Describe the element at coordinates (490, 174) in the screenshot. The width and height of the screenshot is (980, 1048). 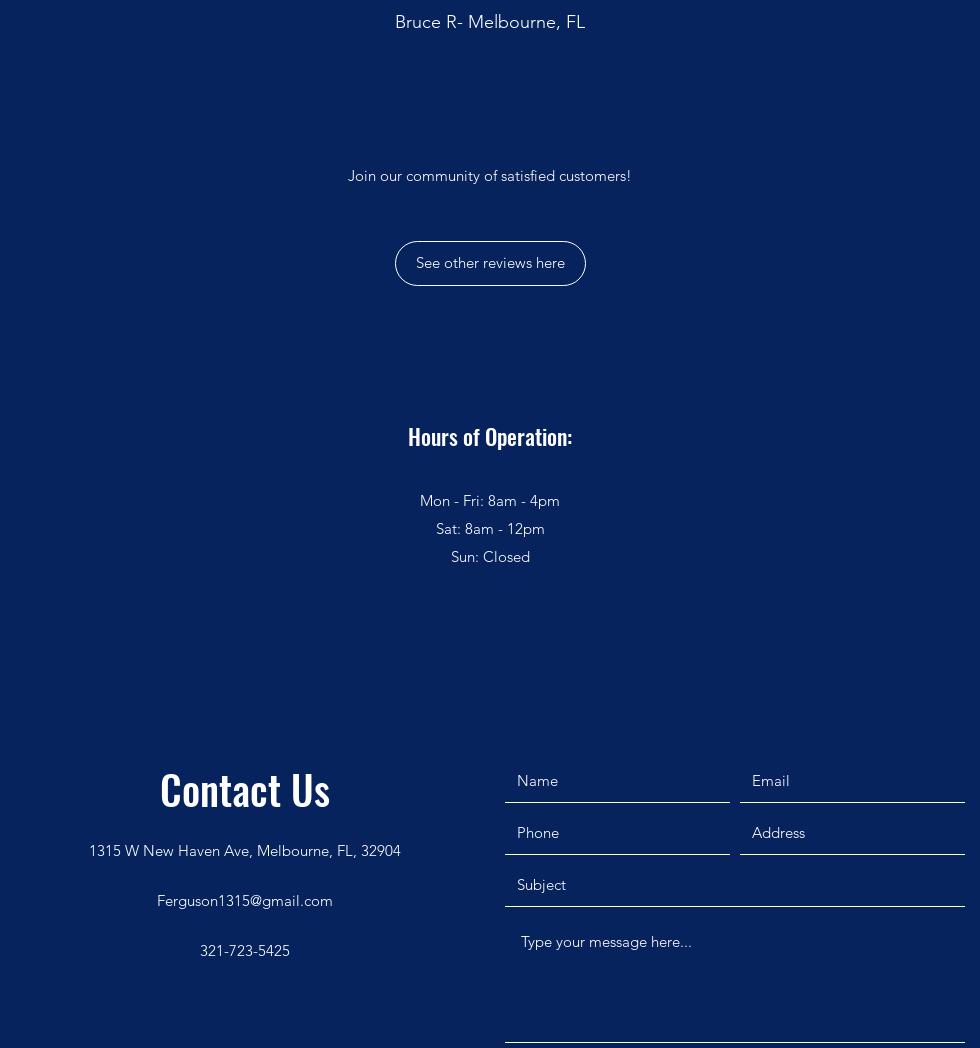
I see `'Join our community of satisfied customers!'` at that location.